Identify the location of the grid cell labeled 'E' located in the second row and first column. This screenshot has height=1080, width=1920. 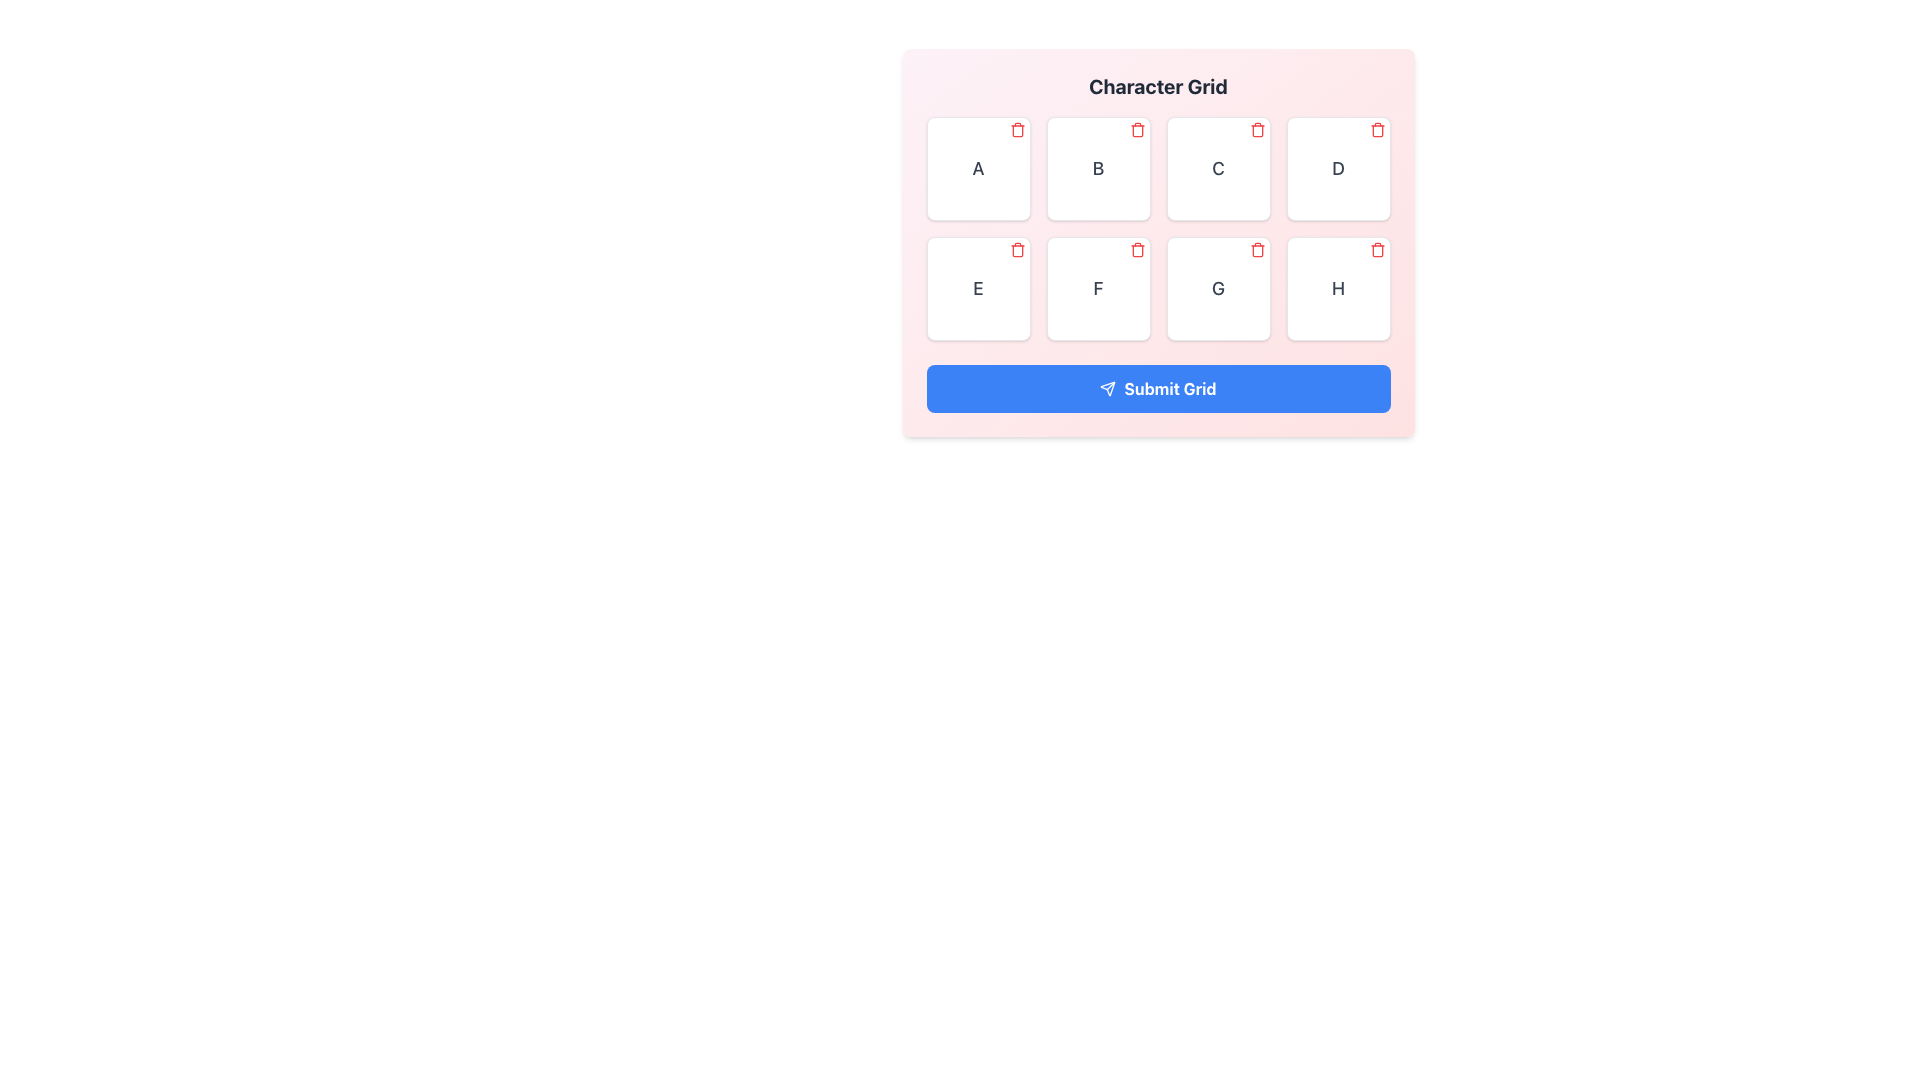
(978, 289).